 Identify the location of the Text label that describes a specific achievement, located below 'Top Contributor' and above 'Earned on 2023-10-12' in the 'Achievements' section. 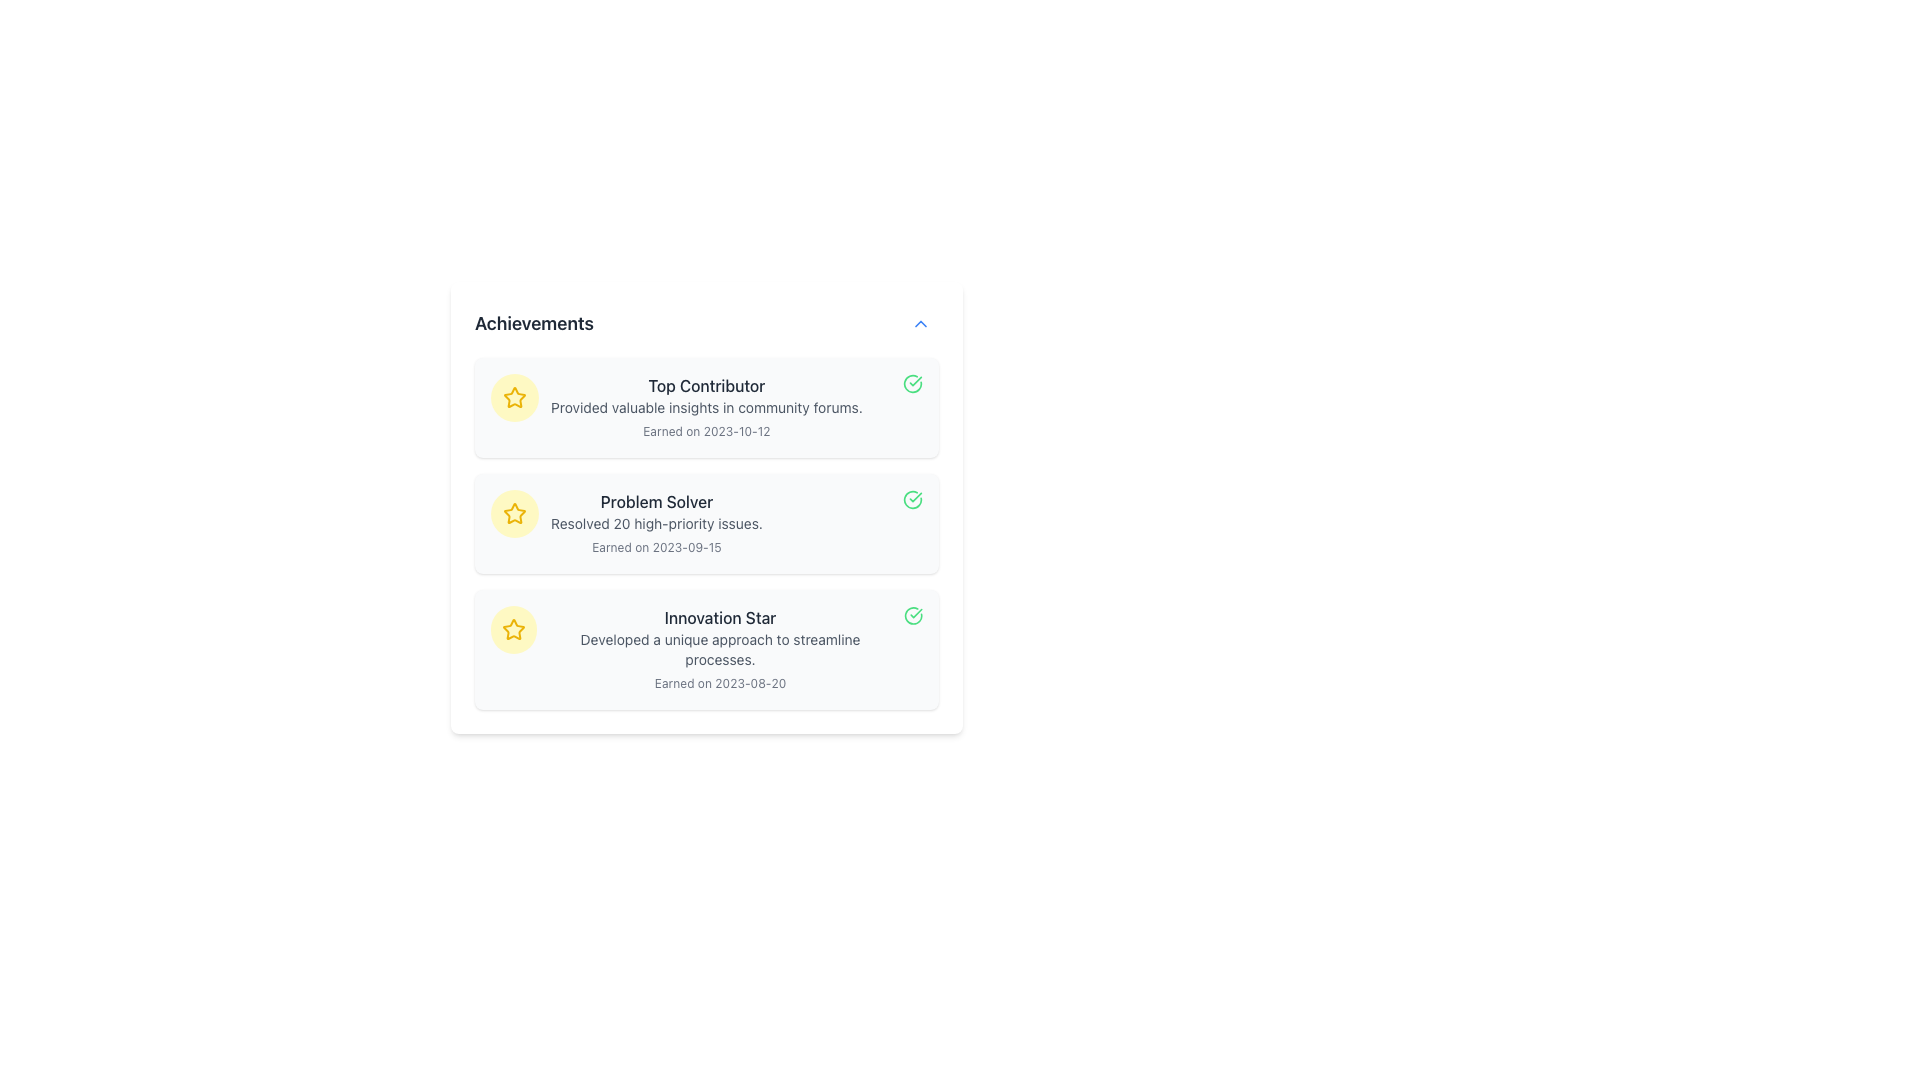
(706, 407).